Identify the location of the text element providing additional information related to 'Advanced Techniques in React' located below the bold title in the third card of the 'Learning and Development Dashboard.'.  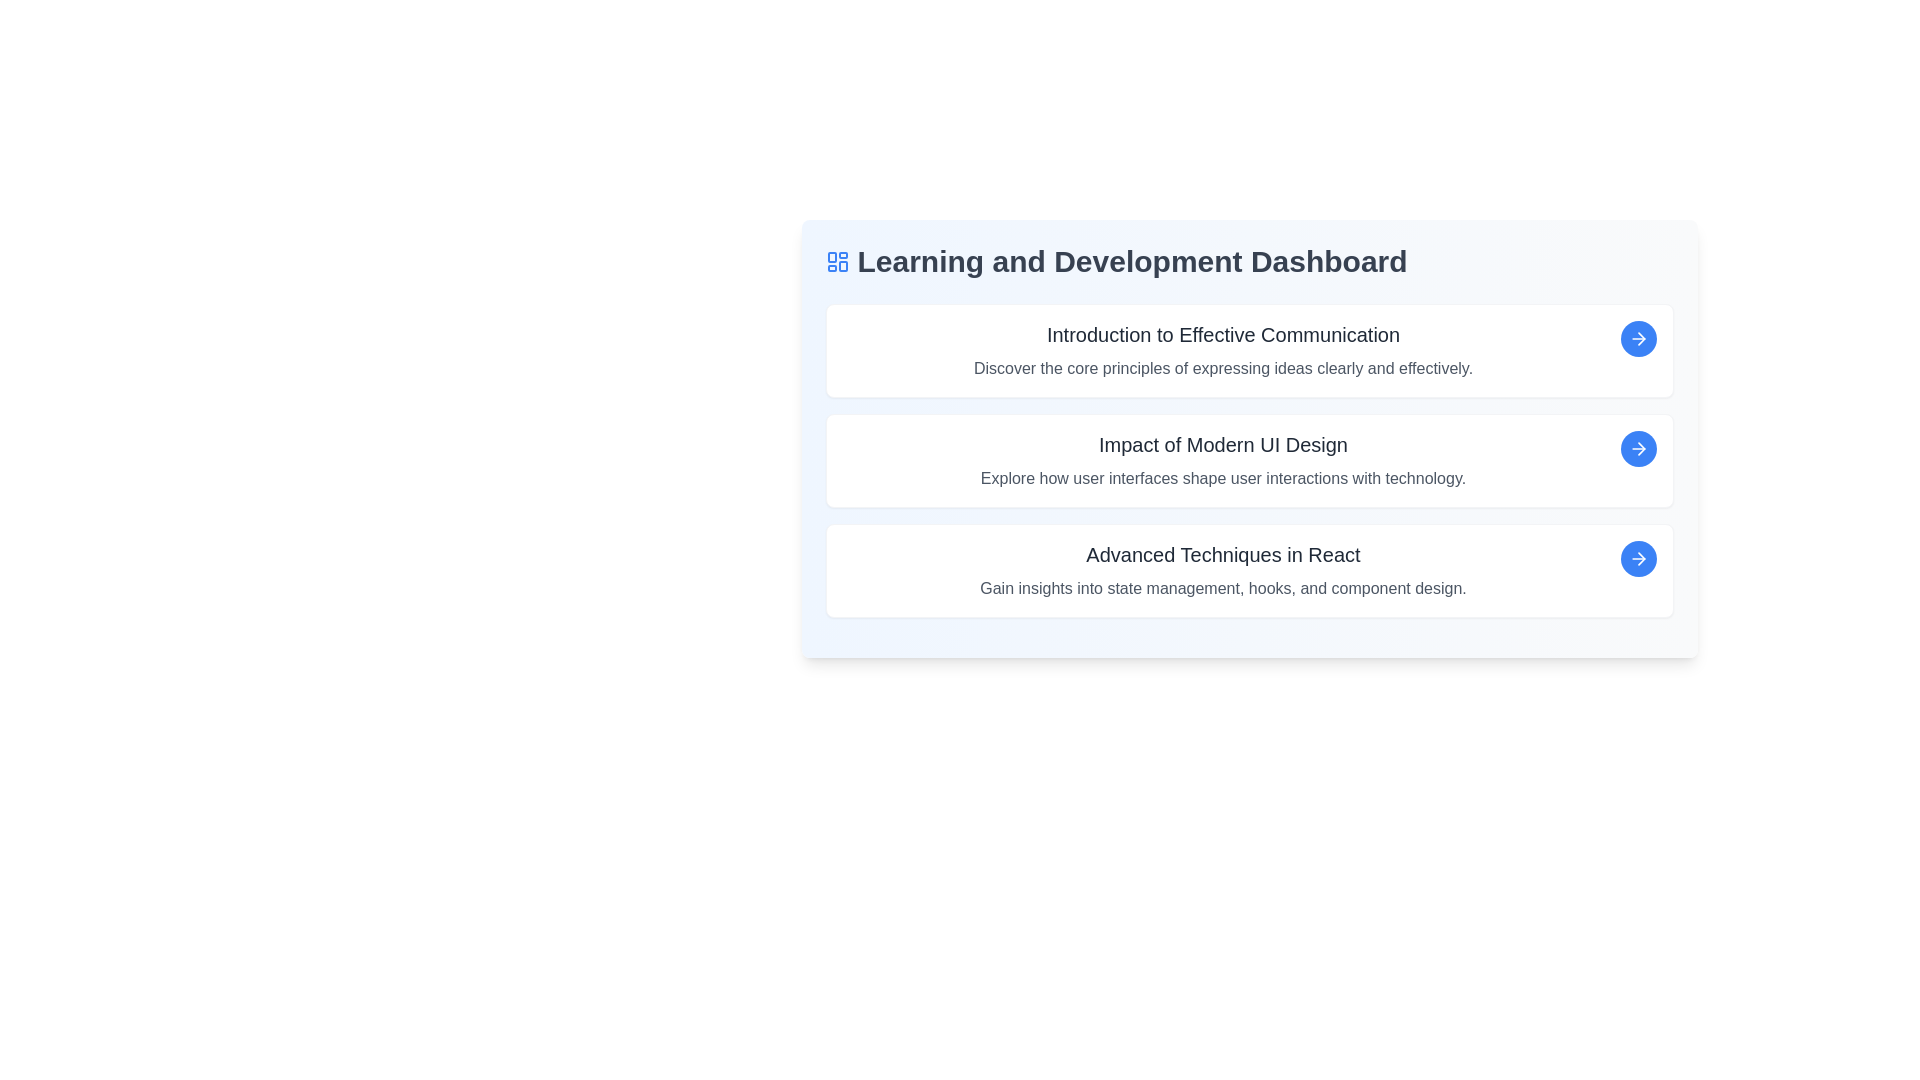
(1222, 588).